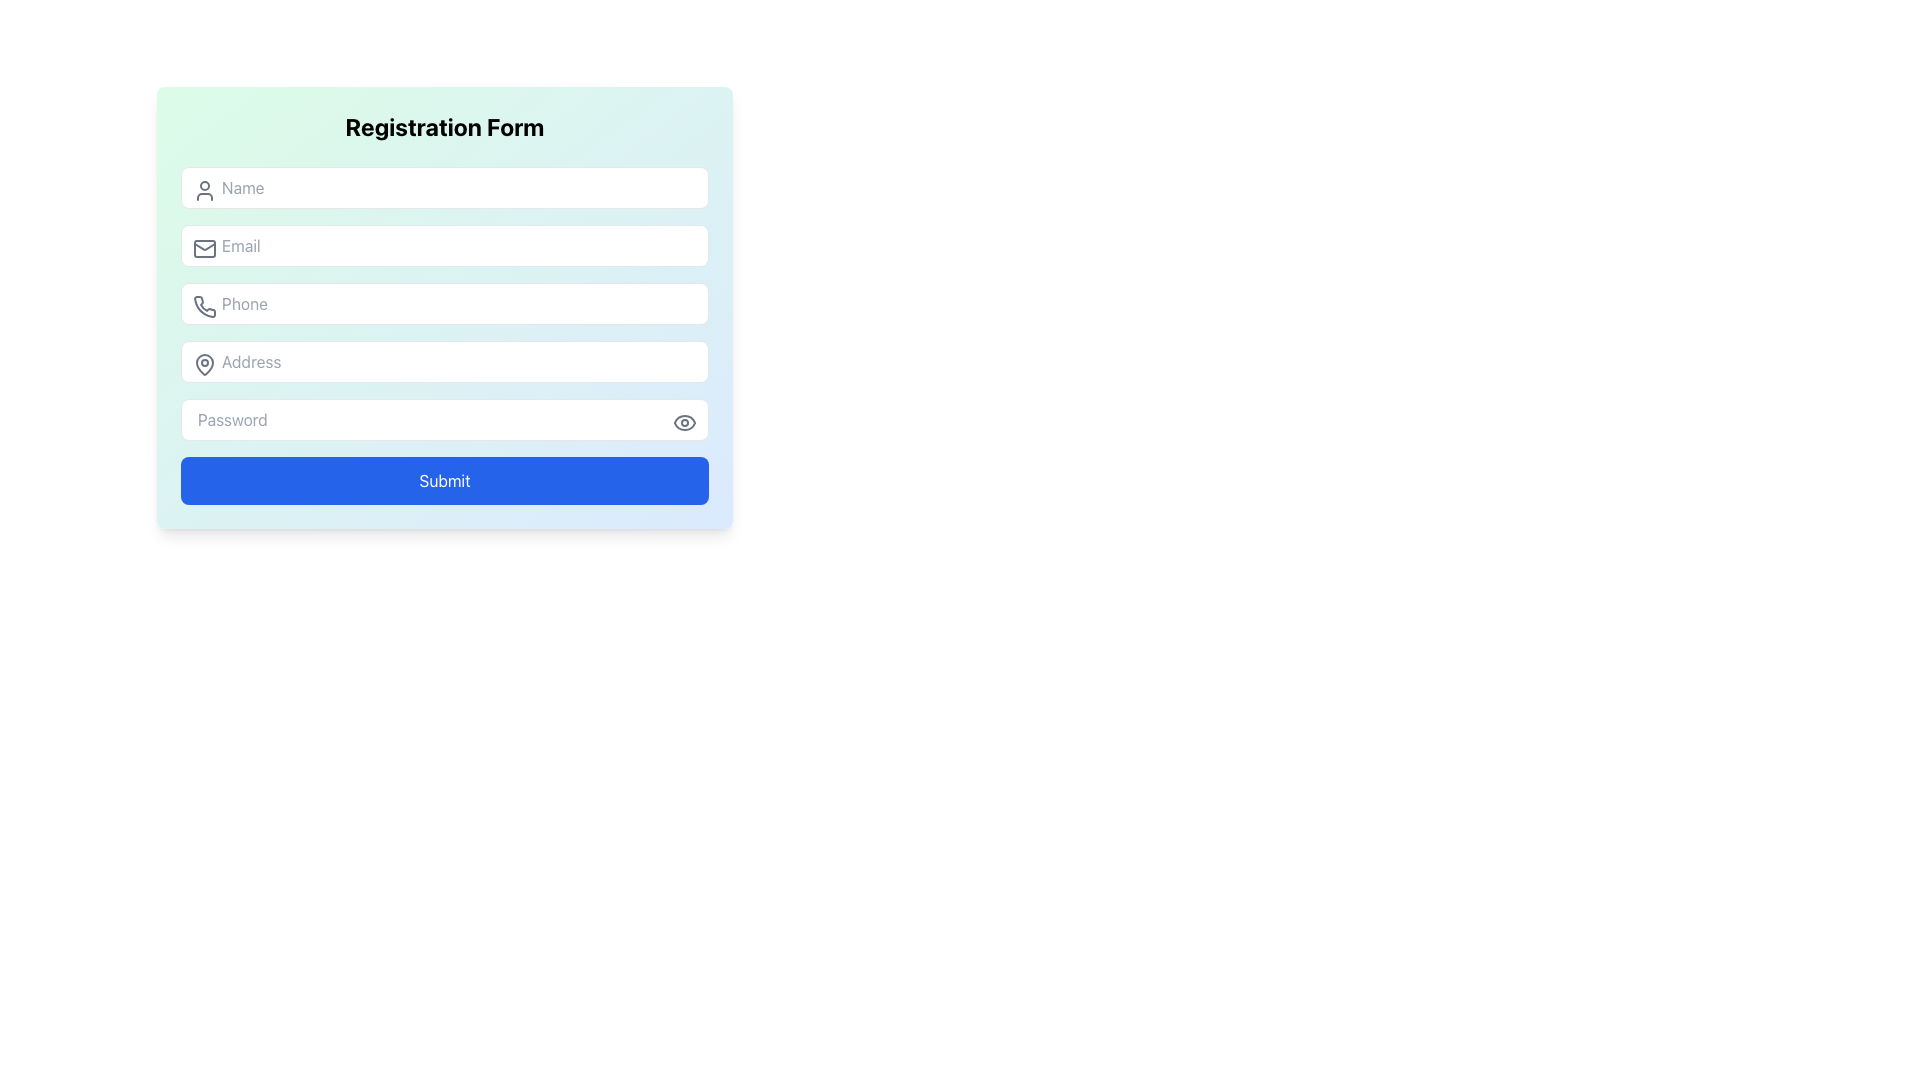  Describe the element at coordinates (205, 248) in the screenshot. I see `the upper rectangular base of the envelope icon displayed next to the 'Email' input field` at that location.